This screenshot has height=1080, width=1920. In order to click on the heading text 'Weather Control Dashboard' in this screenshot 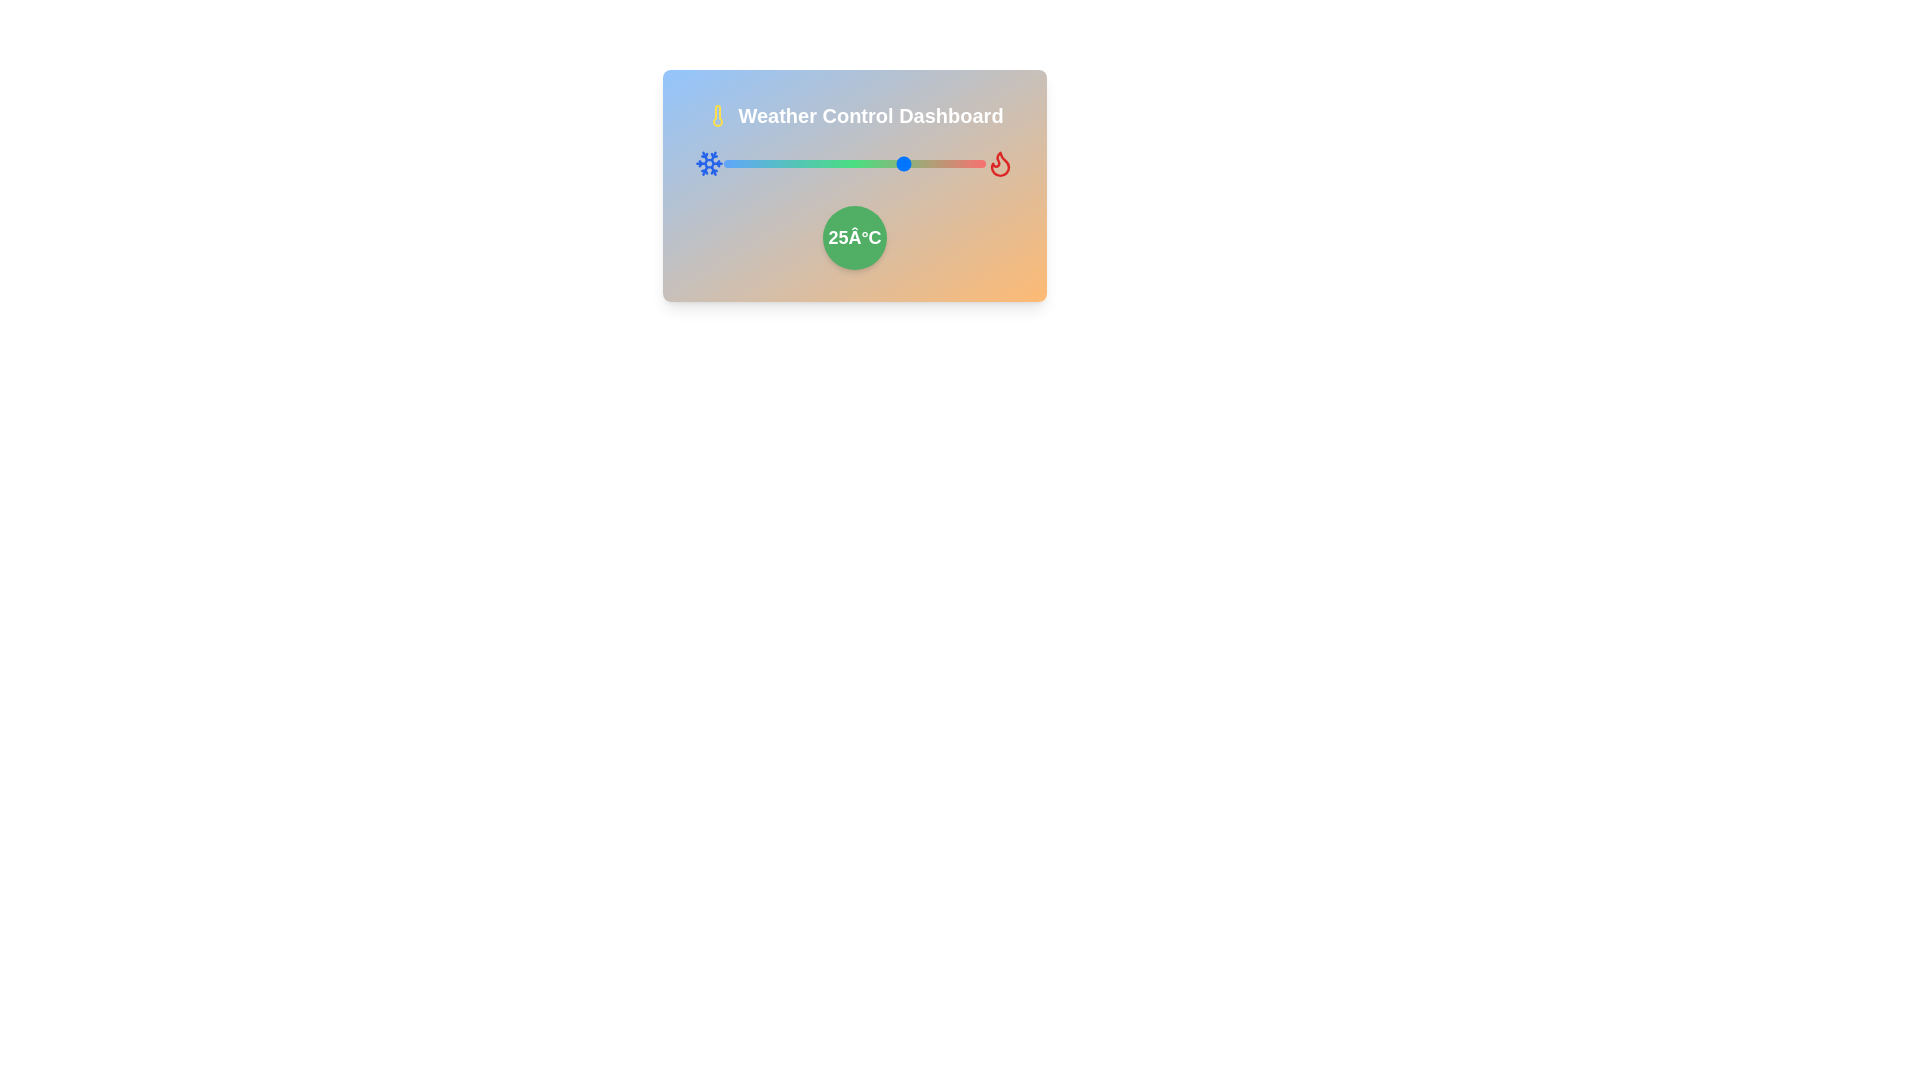, I will do `click(854, 115)`.